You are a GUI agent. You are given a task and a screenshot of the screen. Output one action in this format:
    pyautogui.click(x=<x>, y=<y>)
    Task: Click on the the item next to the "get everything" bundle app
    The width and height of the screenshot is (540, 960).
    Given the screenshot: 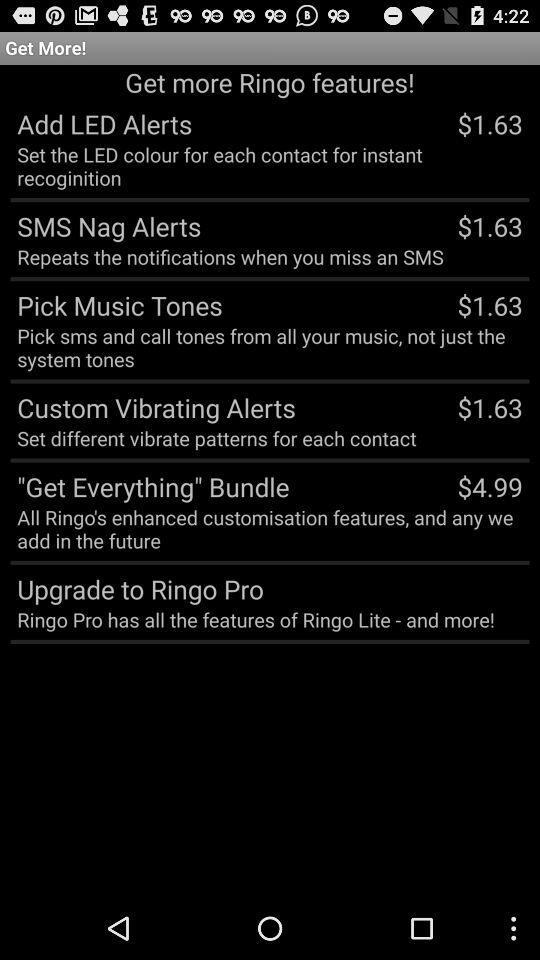 What is the action you would take?
    pyautogui.click(x=489, y=485)
    